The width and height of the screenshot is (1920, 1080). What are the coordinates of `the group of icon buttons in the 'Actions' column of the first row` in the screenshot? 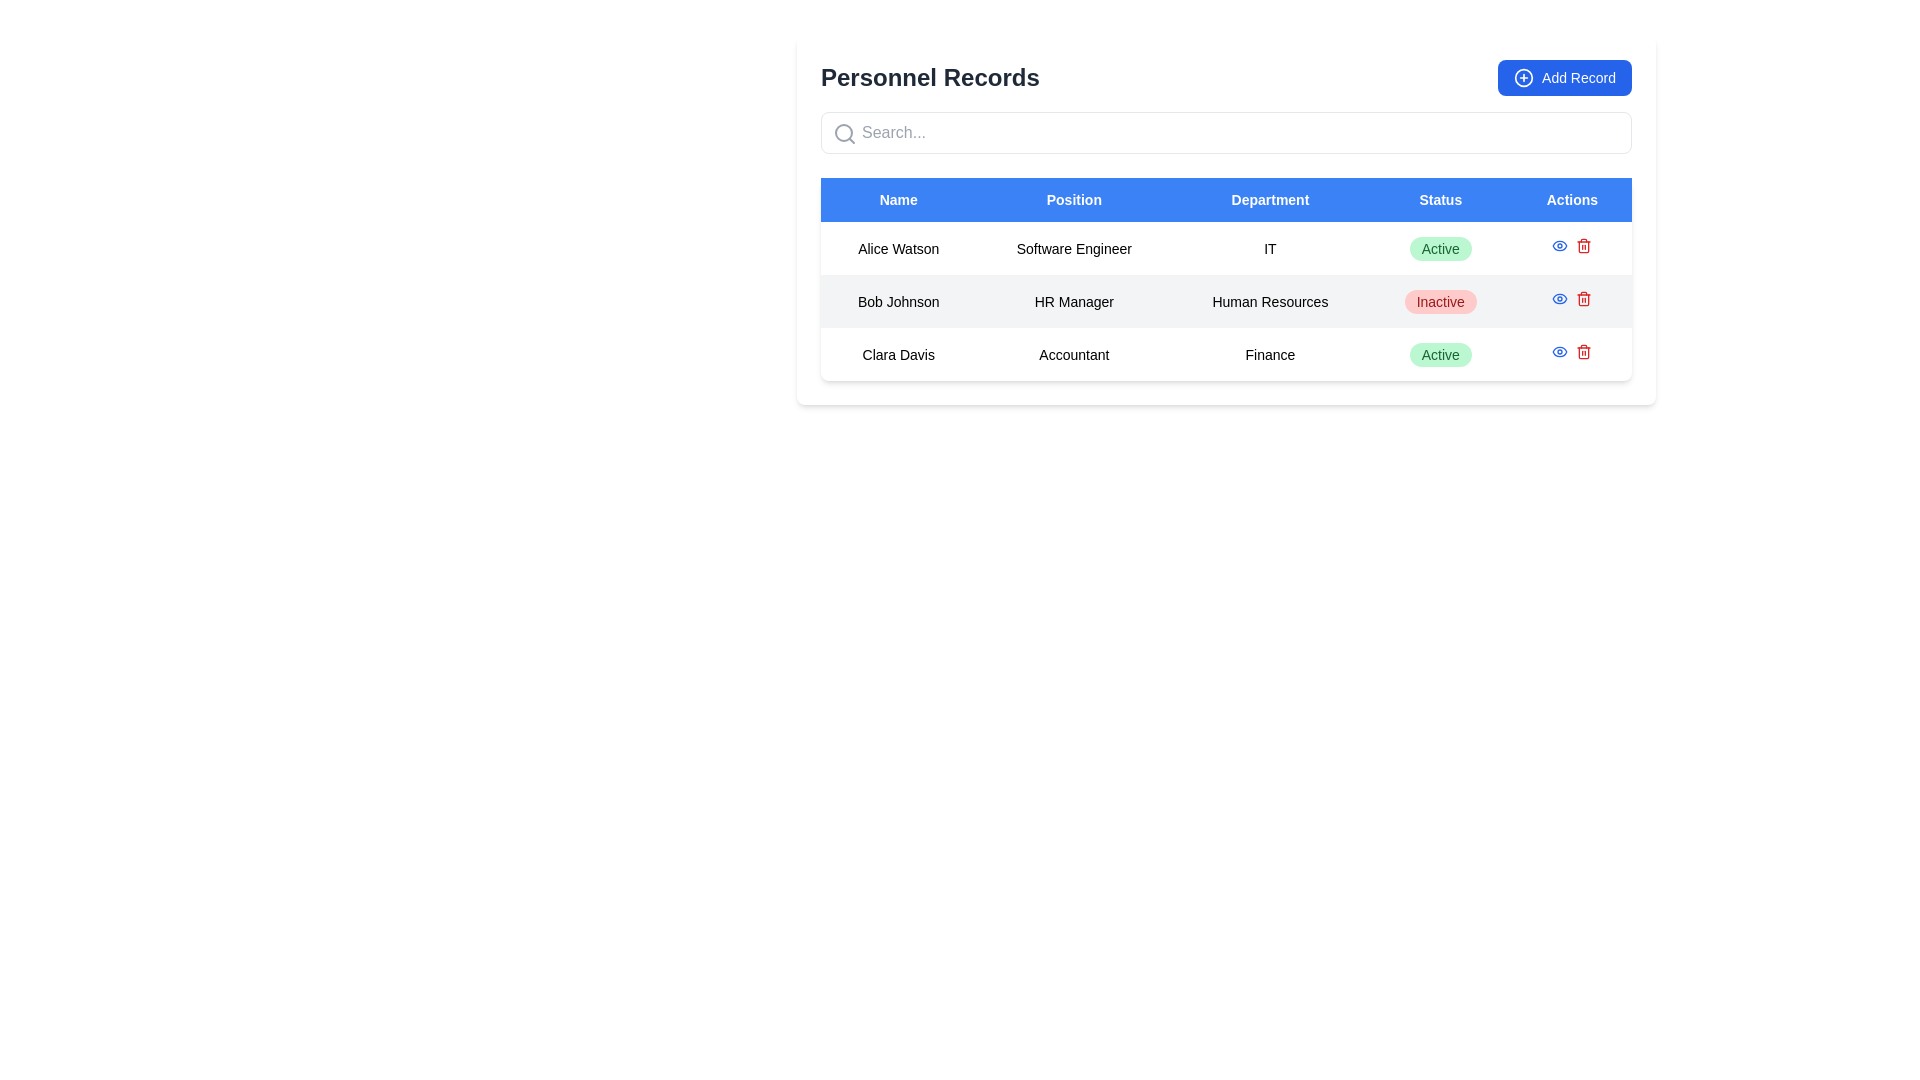 It's located at (1571, 247).